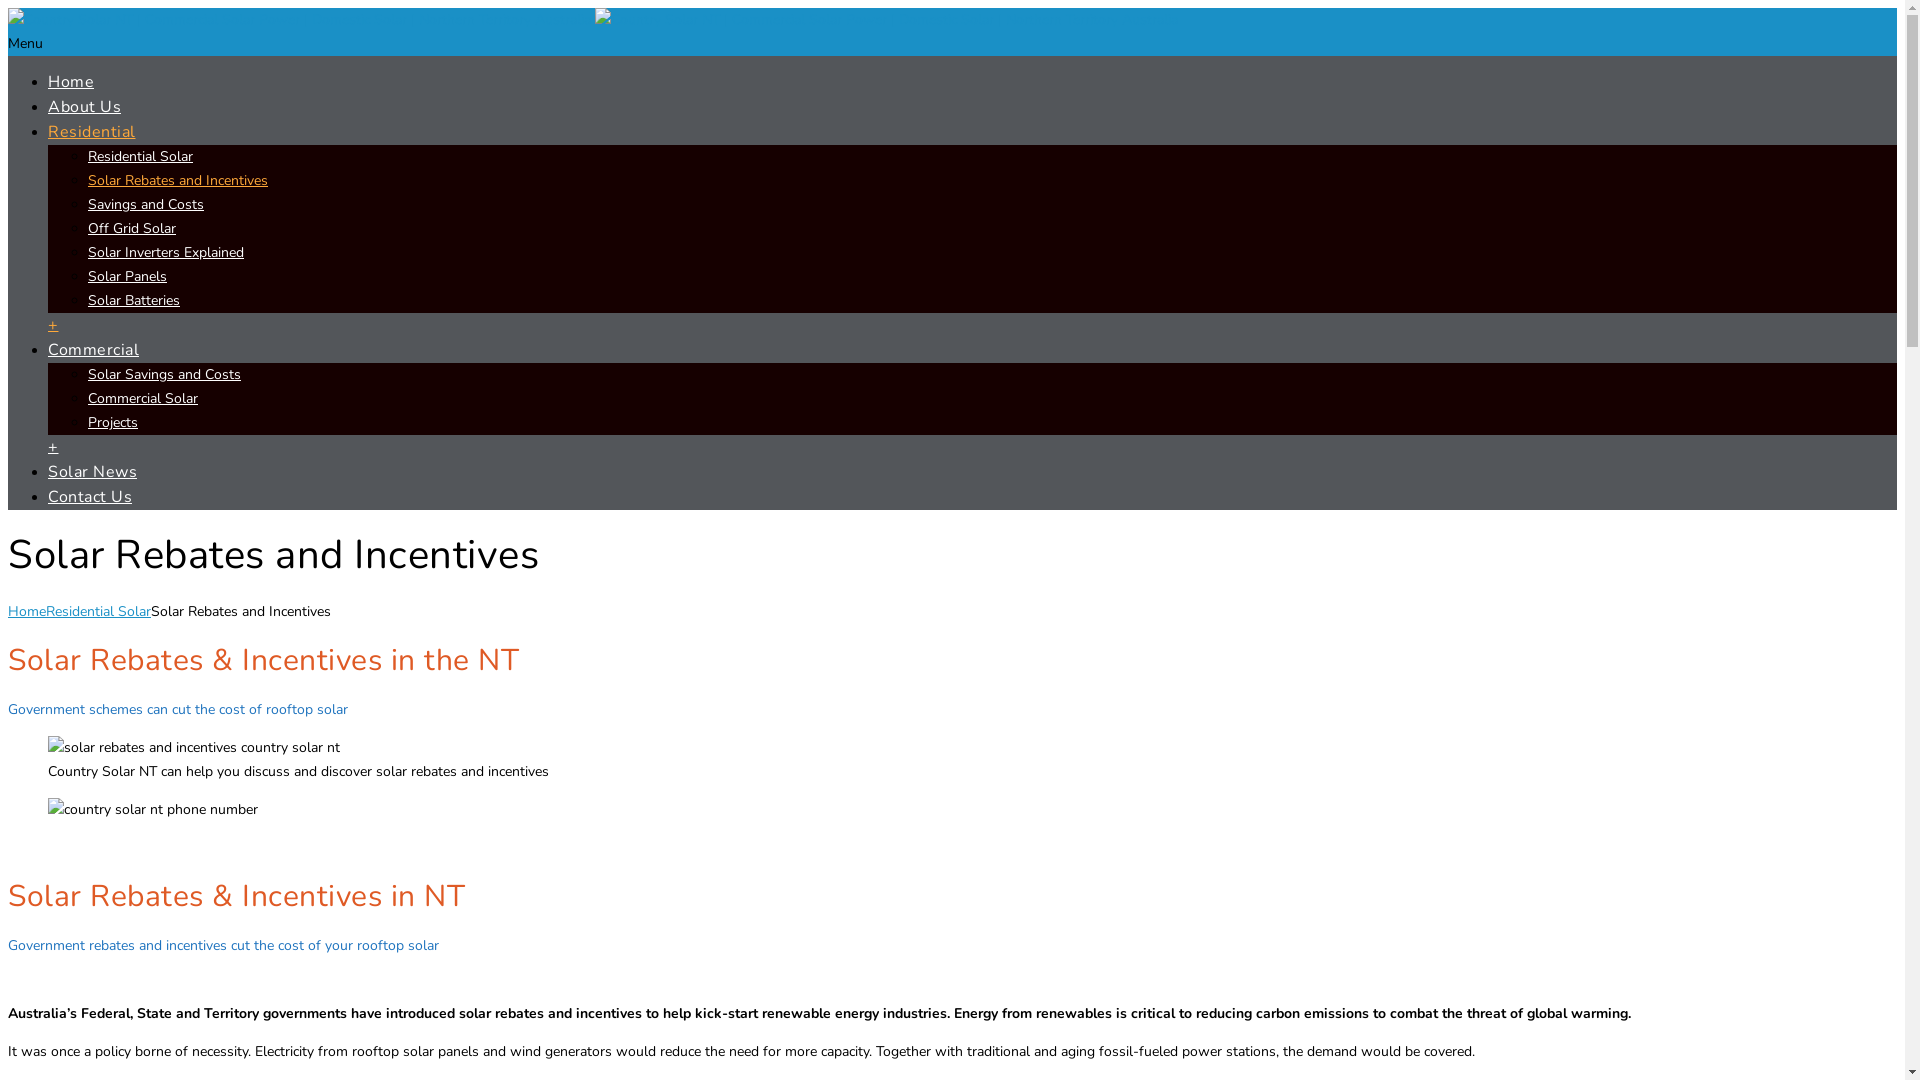 This screenshot has height=1080, width=1920. Describe the element at coordinates (130, 227) in the screenshot. I see `'Off Grid Solar'` at that location.